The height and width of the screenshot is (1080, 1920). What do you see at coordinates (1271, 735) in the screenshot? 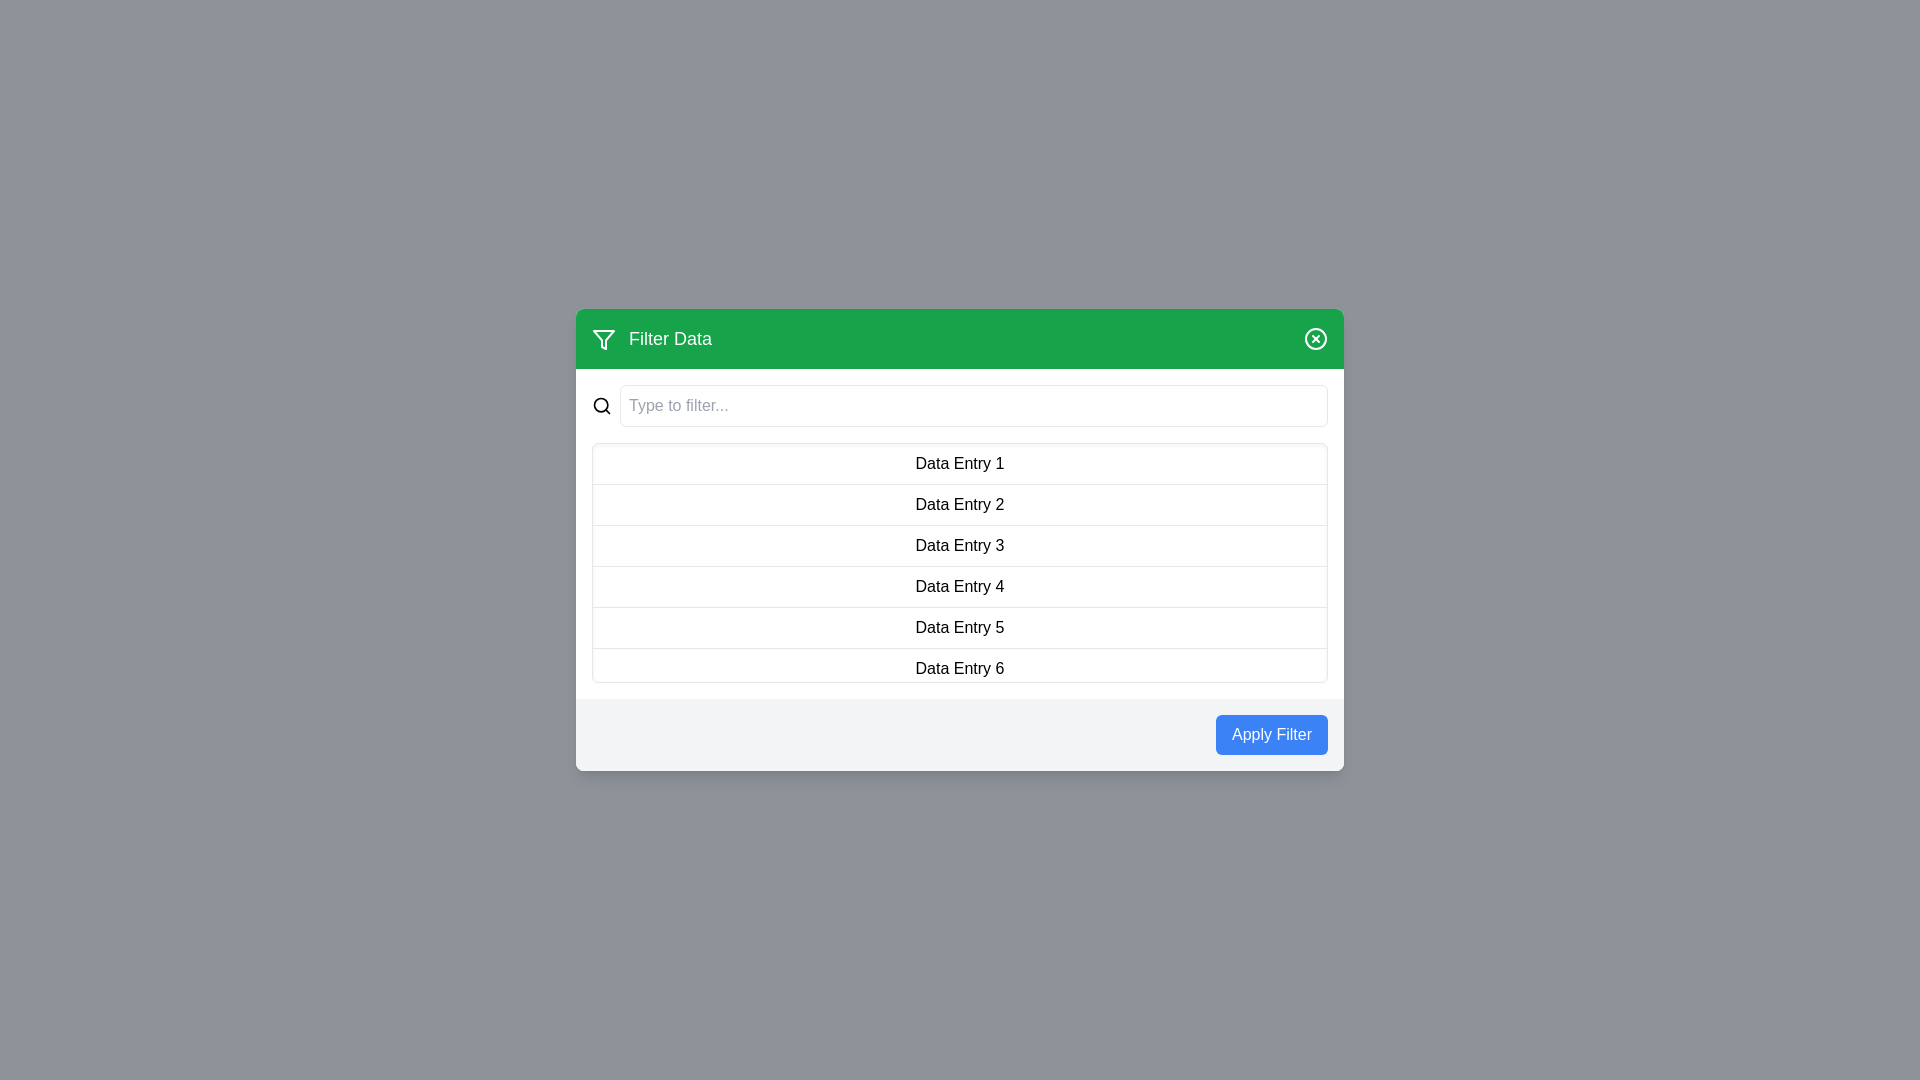
I see `'Apply Filter' button to confirm the filter application` at bounding box center [1271, 735].